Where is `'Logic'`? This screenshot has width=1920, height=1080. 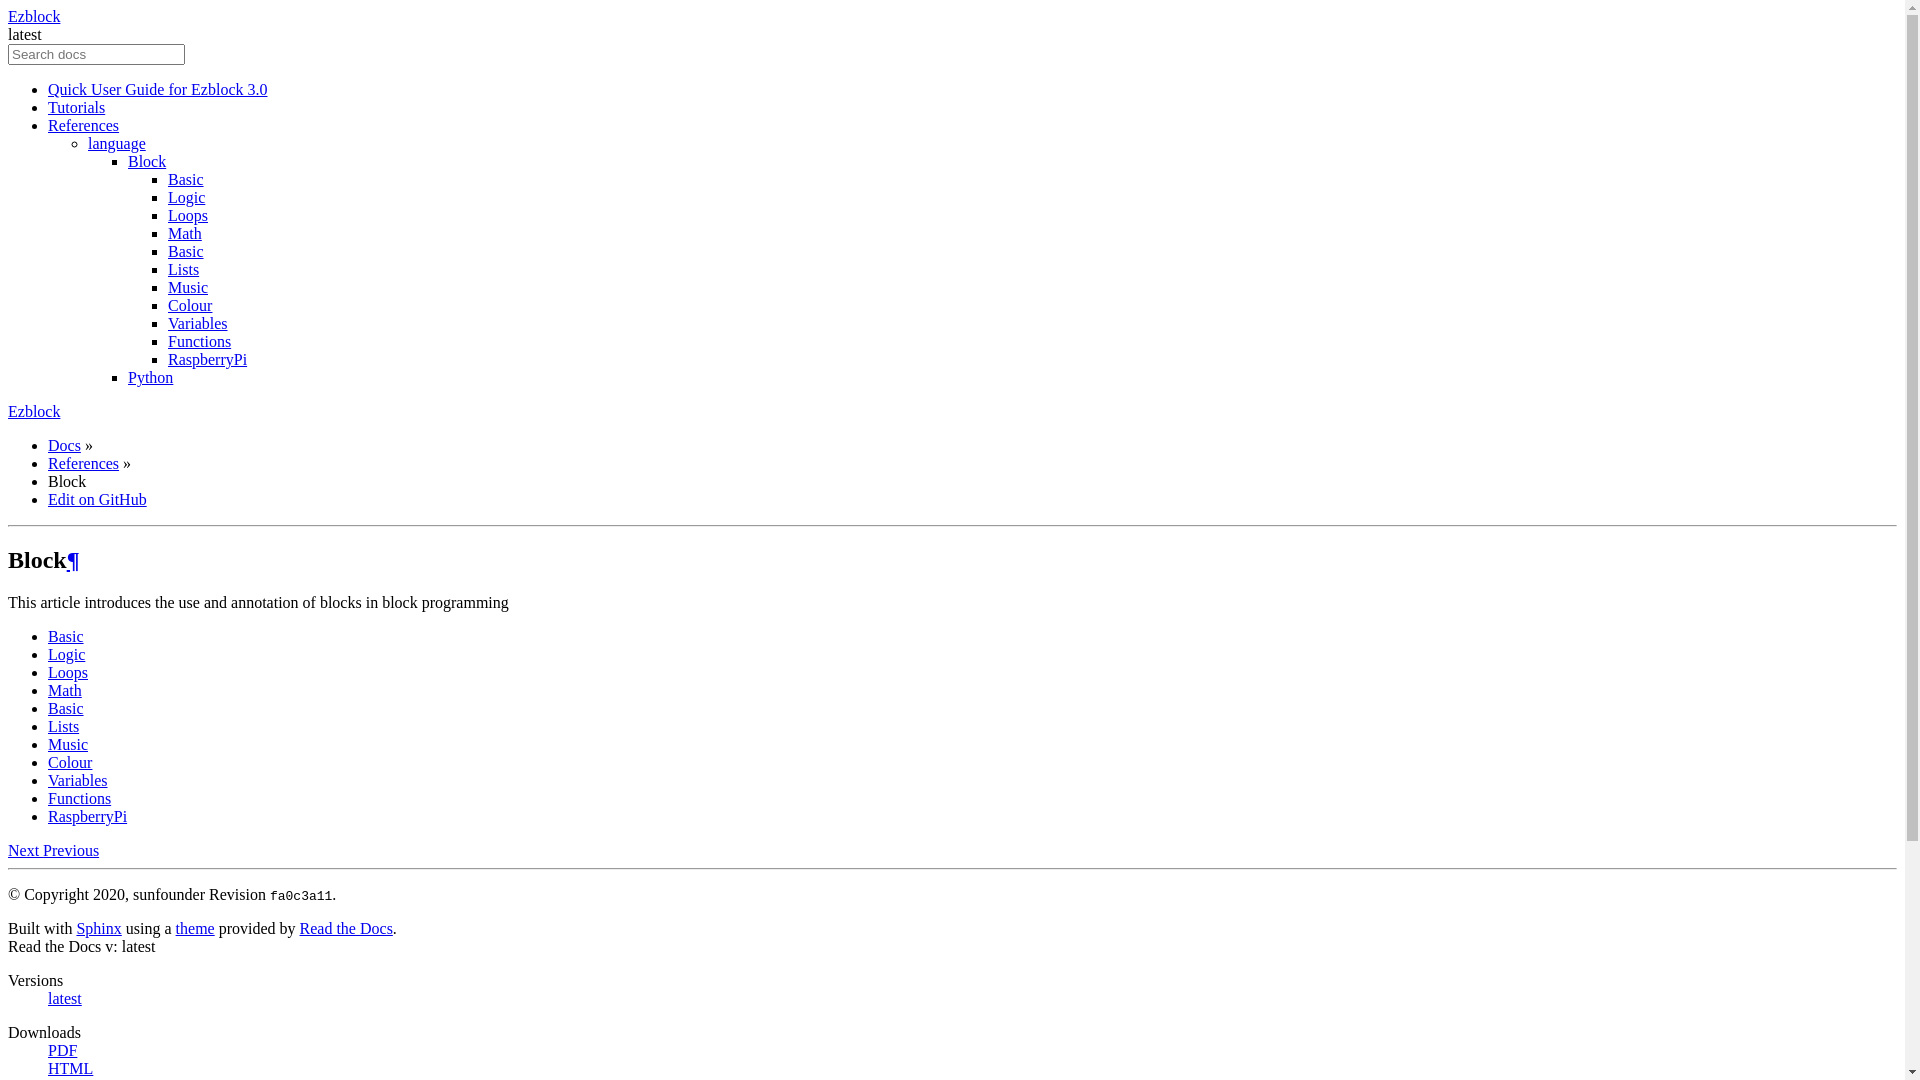
'Logic' is located at coordinates (66, 654).